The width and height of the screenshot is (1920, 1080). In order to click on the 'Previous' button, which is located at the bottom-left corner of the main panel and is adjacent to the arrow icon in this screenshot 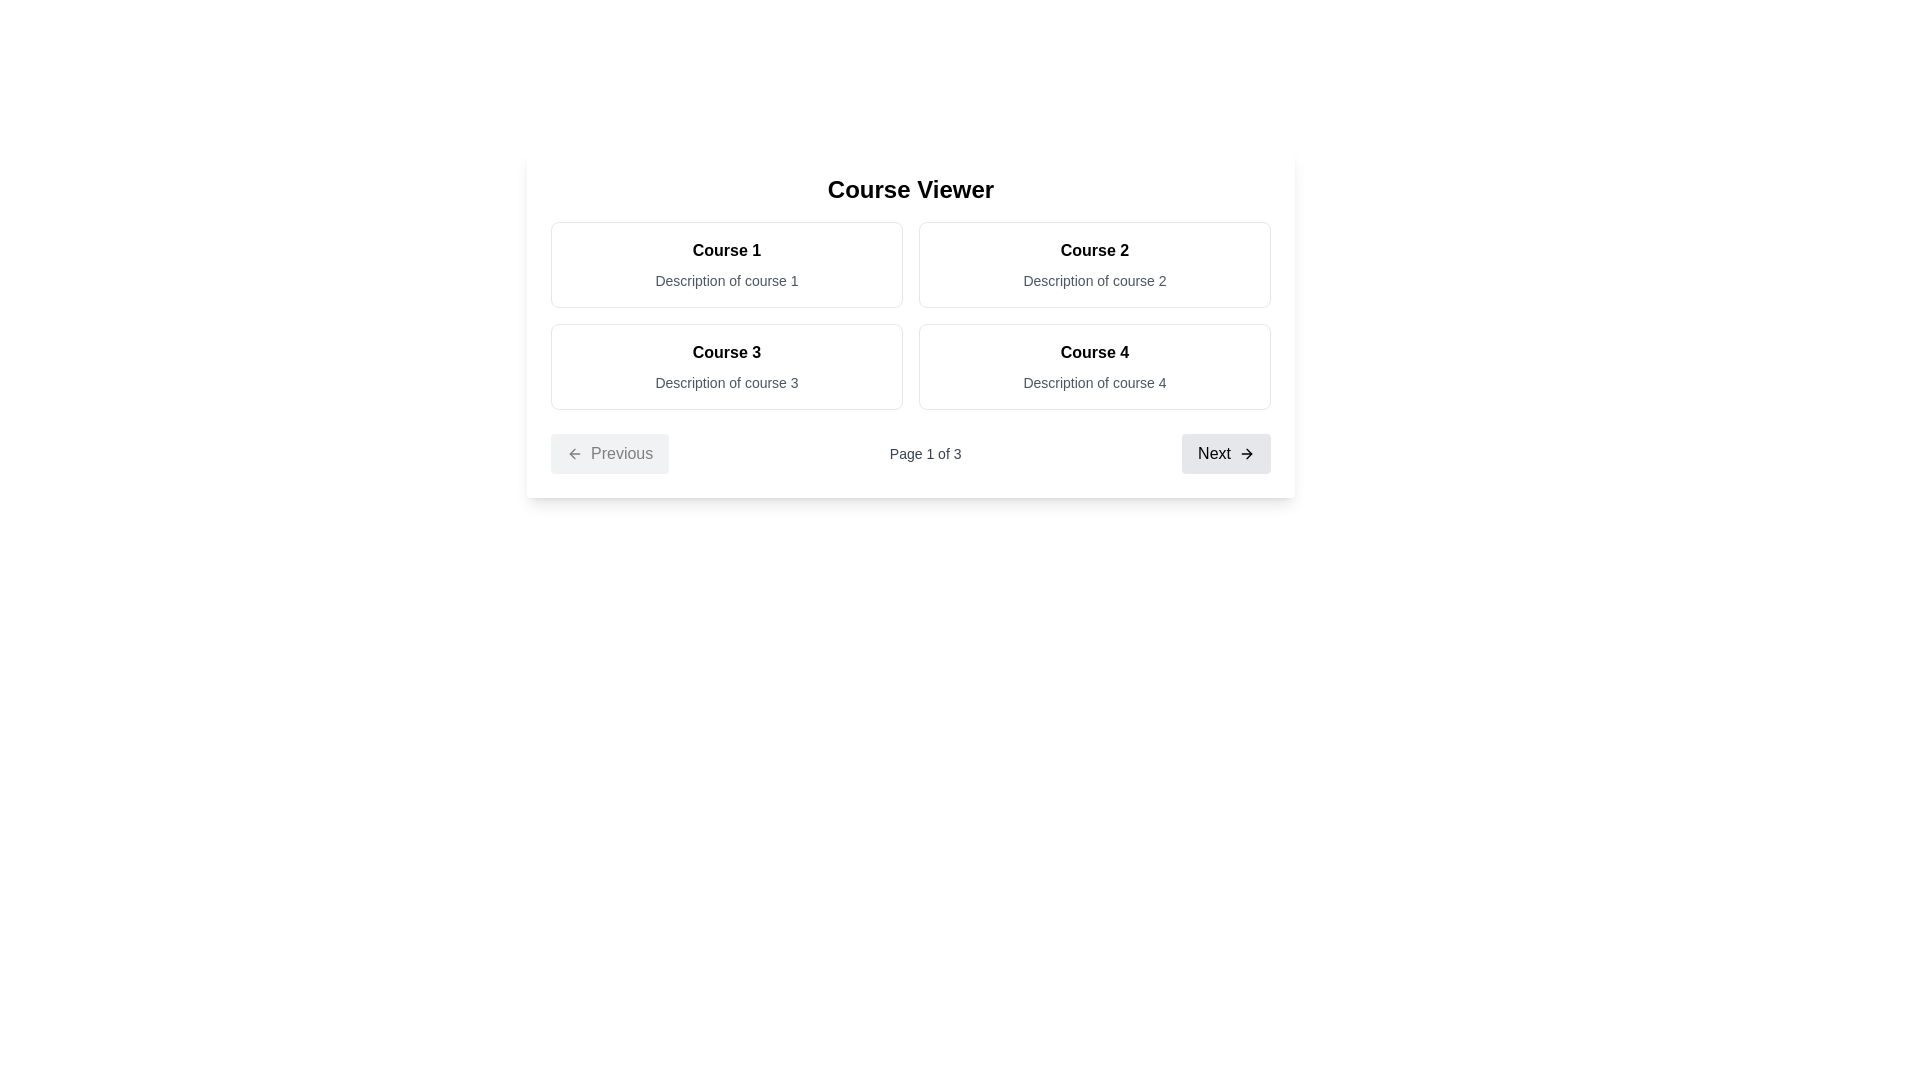, I will do `click(574, 454)`.